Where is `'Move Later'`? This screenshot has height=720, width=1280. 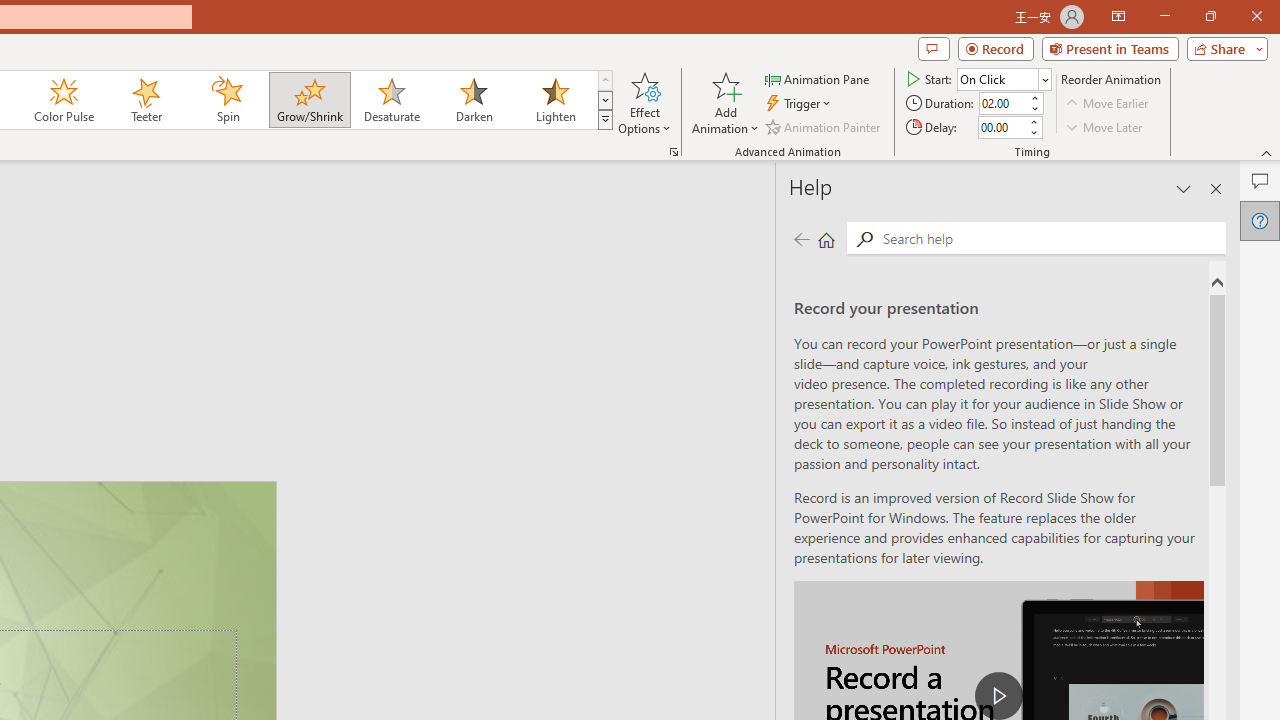 'Move Later' is located at coordinates (1104, 127).